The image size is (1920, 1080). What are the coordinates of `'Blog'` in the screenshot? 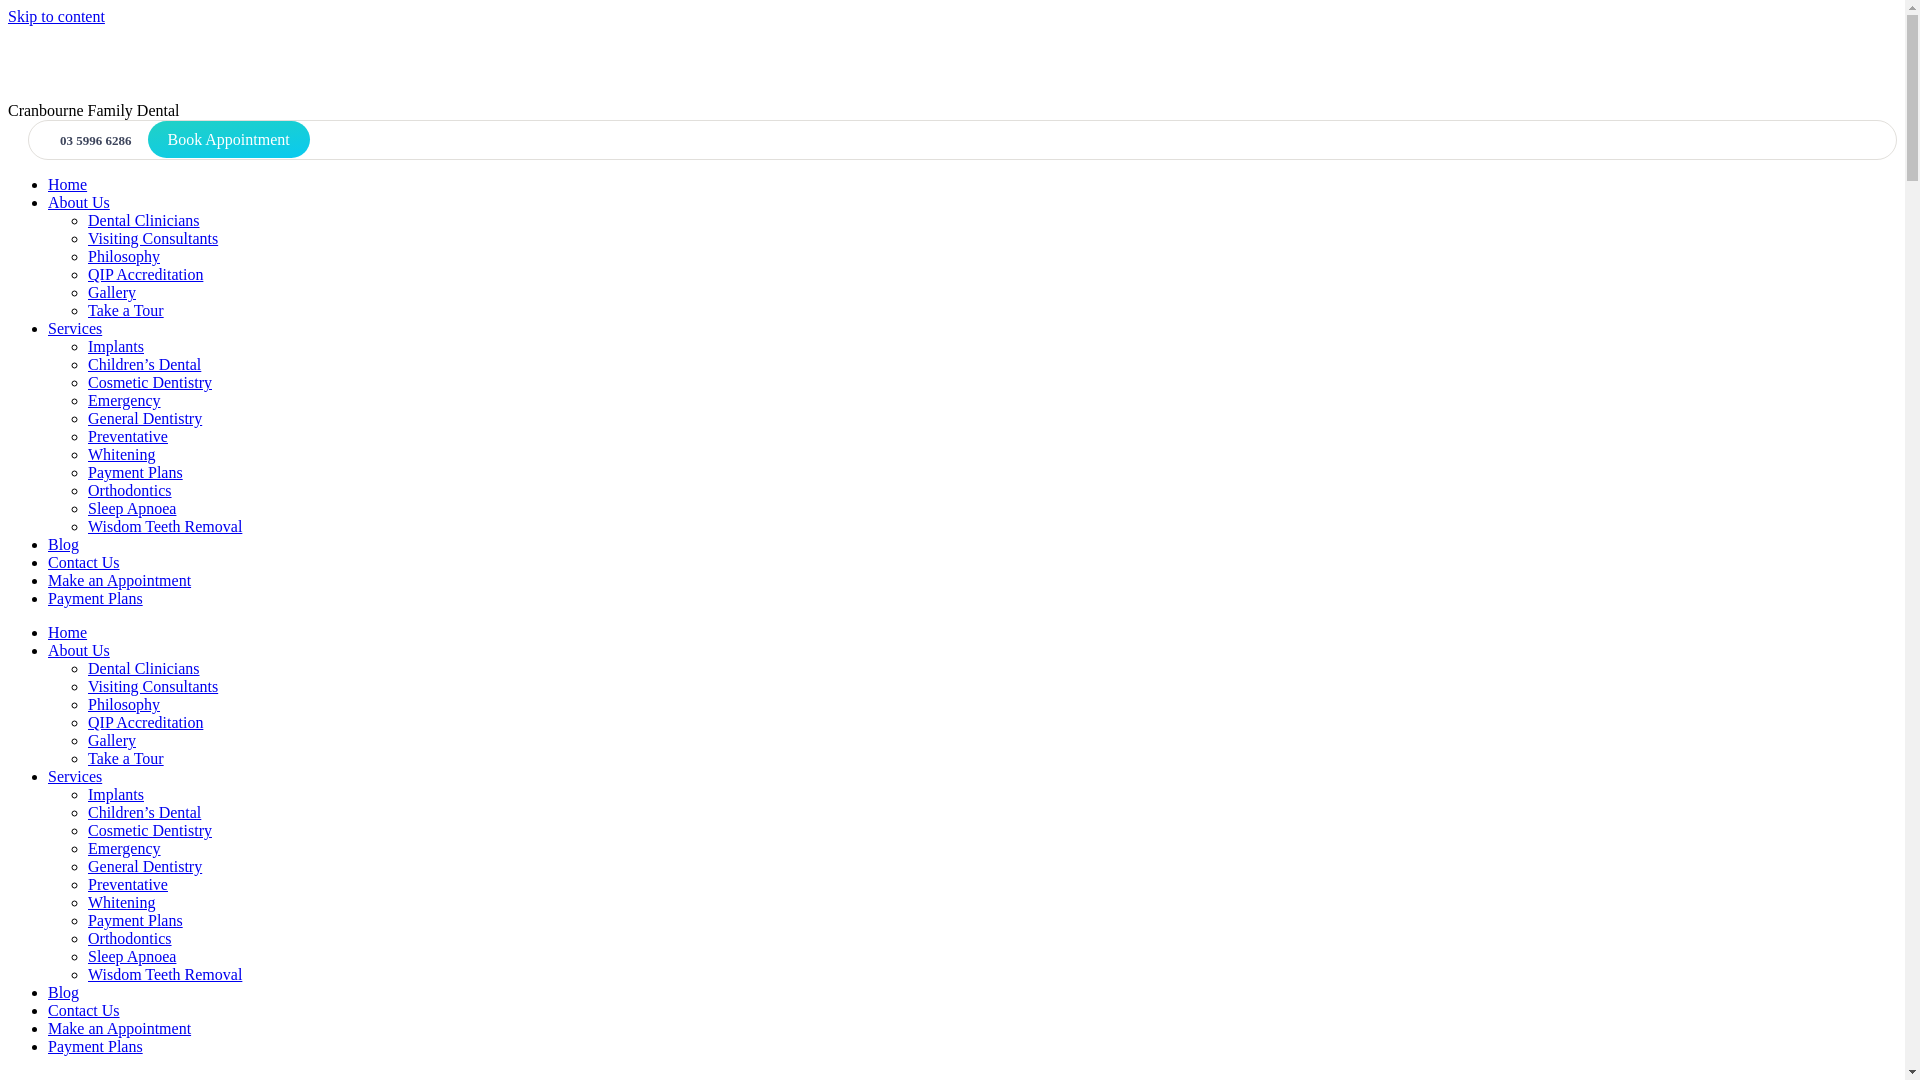 It's located at (63, 992).